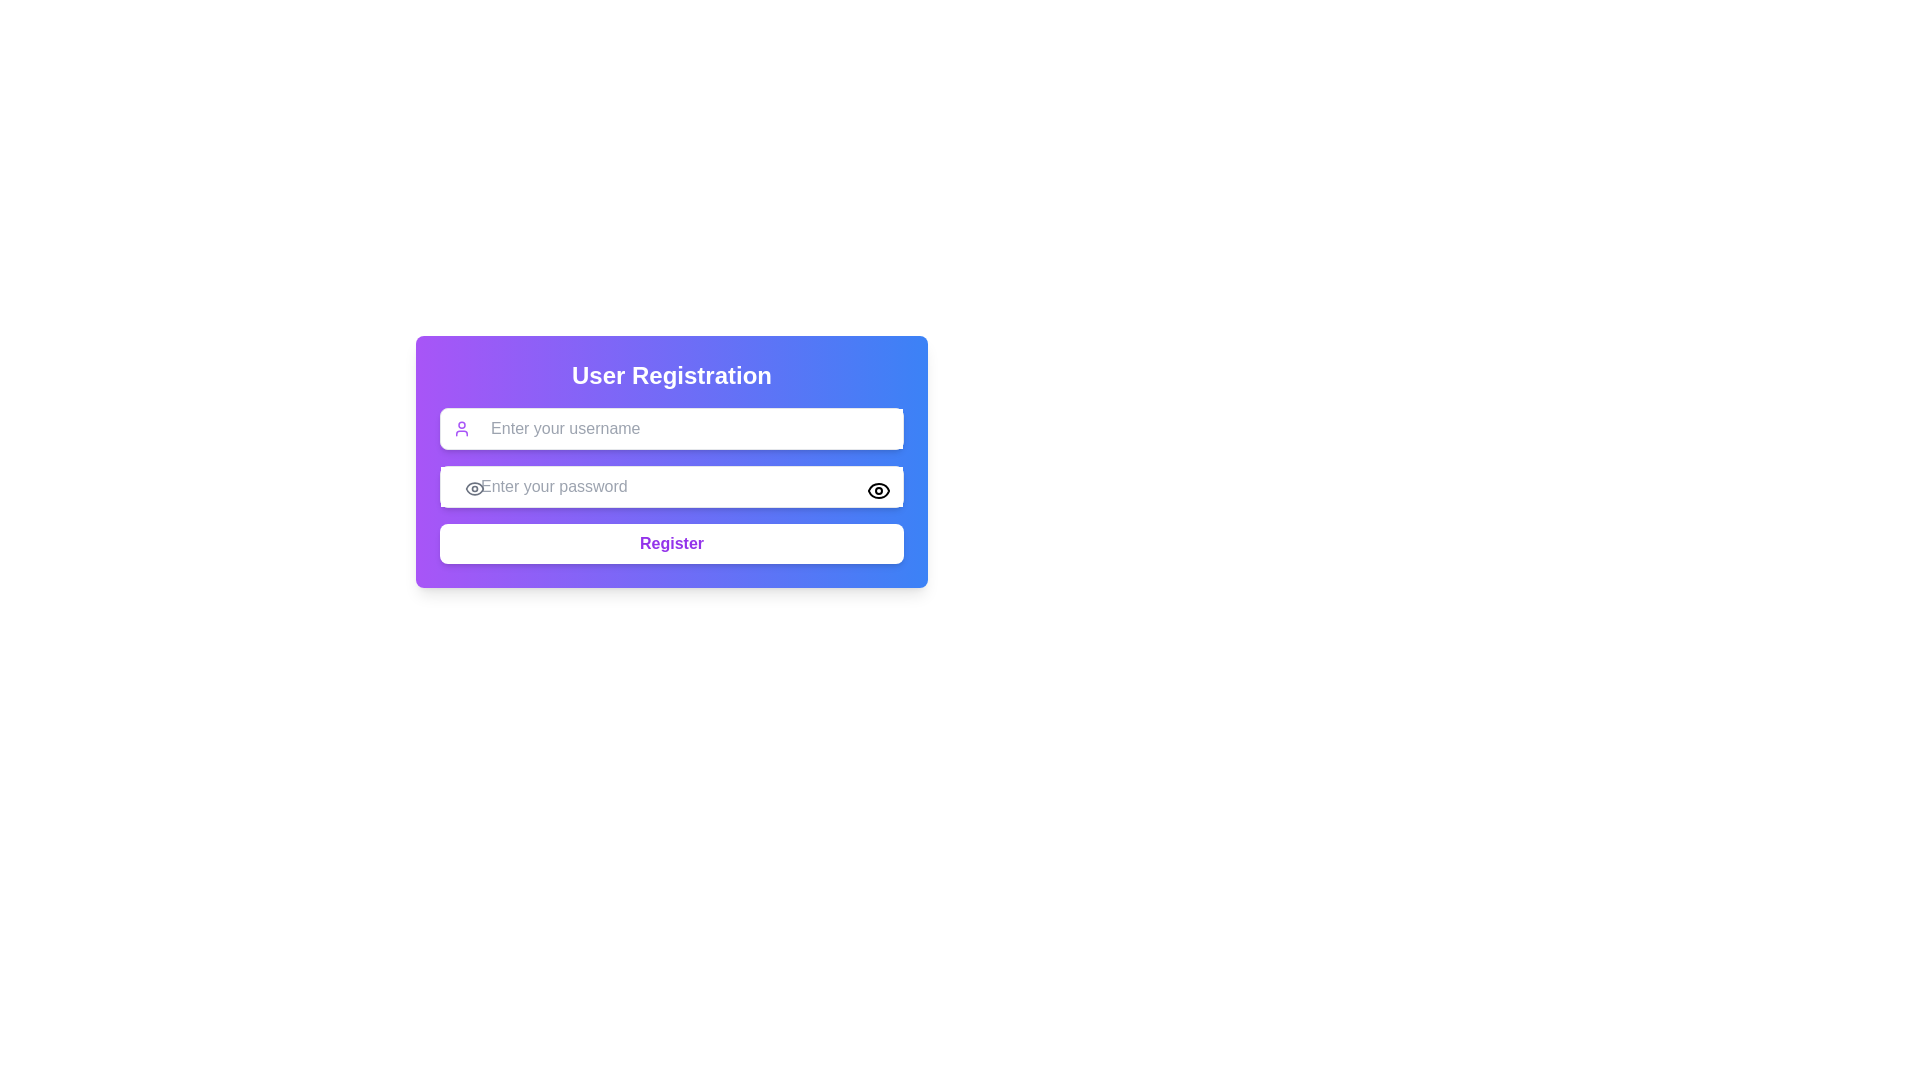 This screenshot has width=1920, height=1080. What do you see at coordinates (878, 490) in the screenshot?
I see `the visual representation of the outer segment of the eye icon used for the visibility toggle feature in the 'User Registration' form, located to the right of the 'Enter your password' input field` at bounding box center [878, 490].